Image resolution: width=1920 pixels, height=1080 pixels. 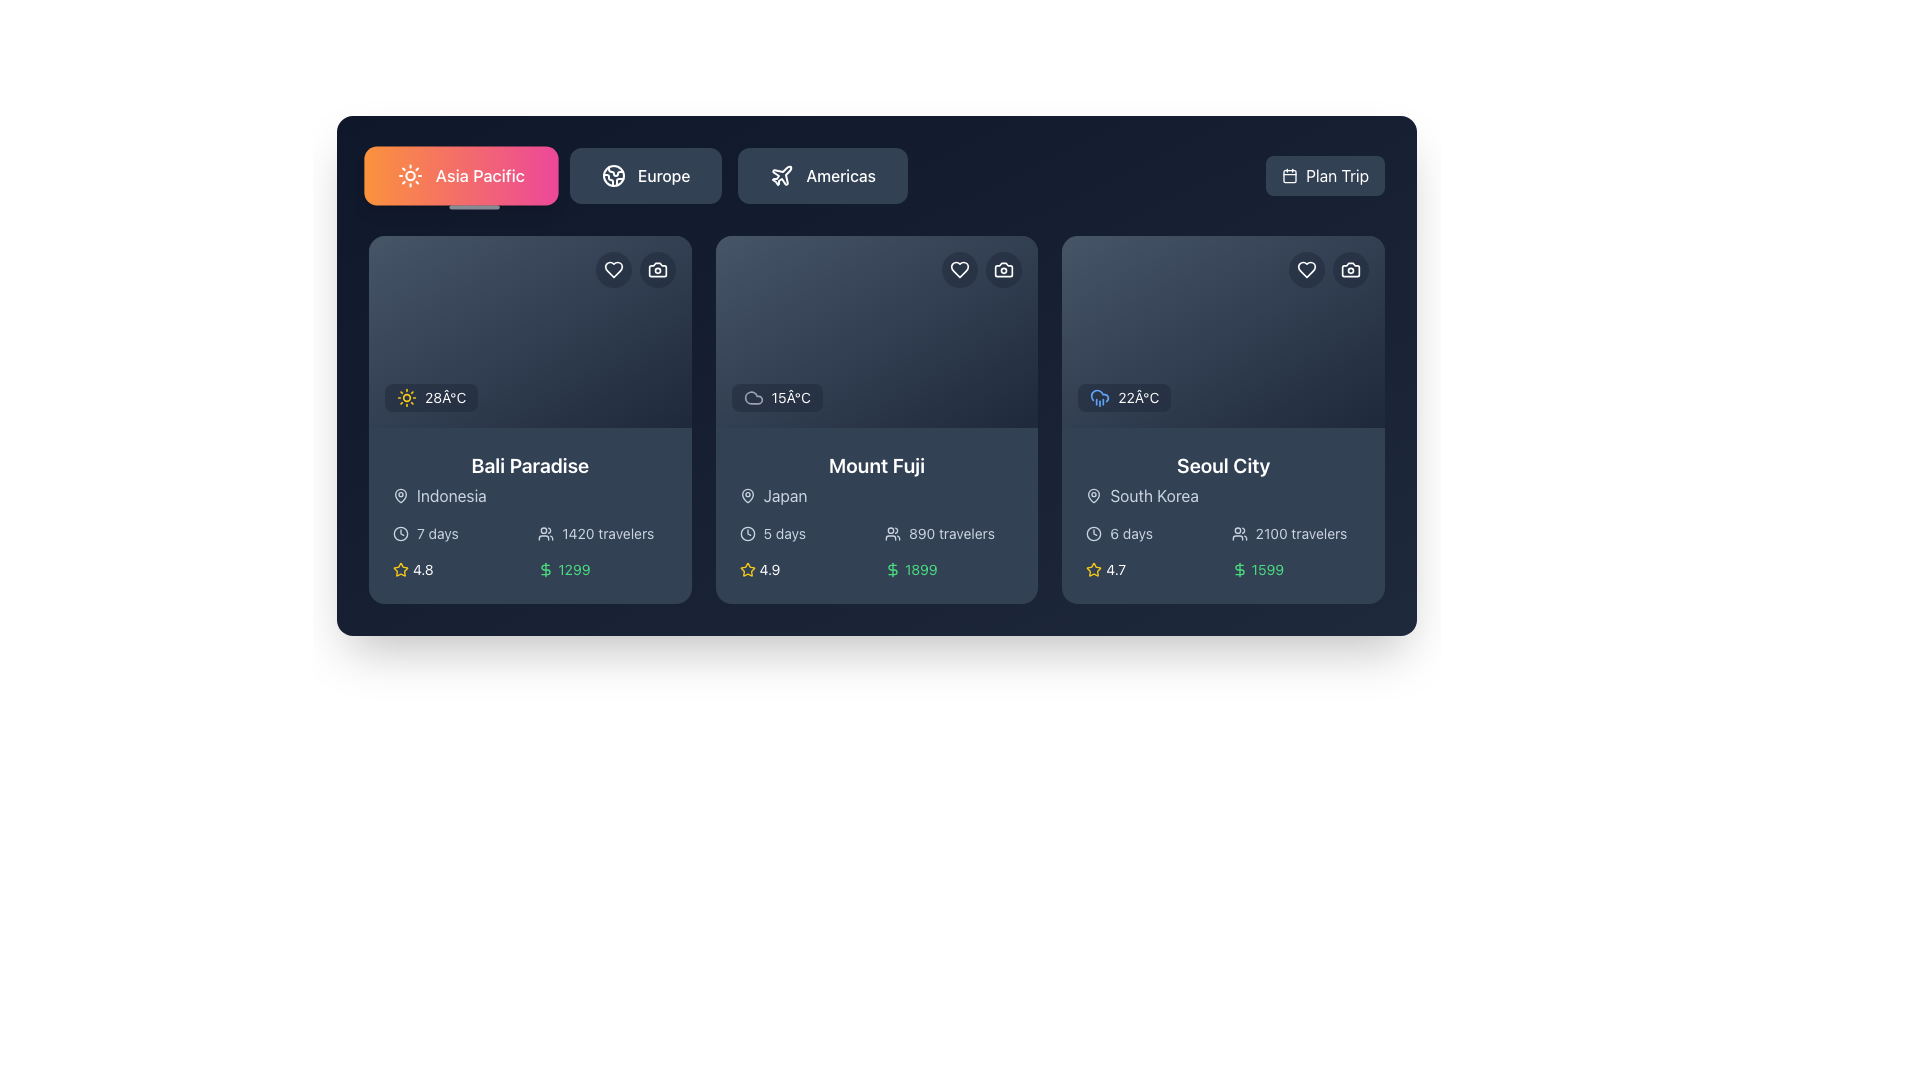 What do you see at coordinates (664, 175) in the screenshot?
I see `text of the navigation button label for 'Europe', which is the second button from the left in the navigation options, located slightly to the right of the button's center` at bounding box center [664, 175].